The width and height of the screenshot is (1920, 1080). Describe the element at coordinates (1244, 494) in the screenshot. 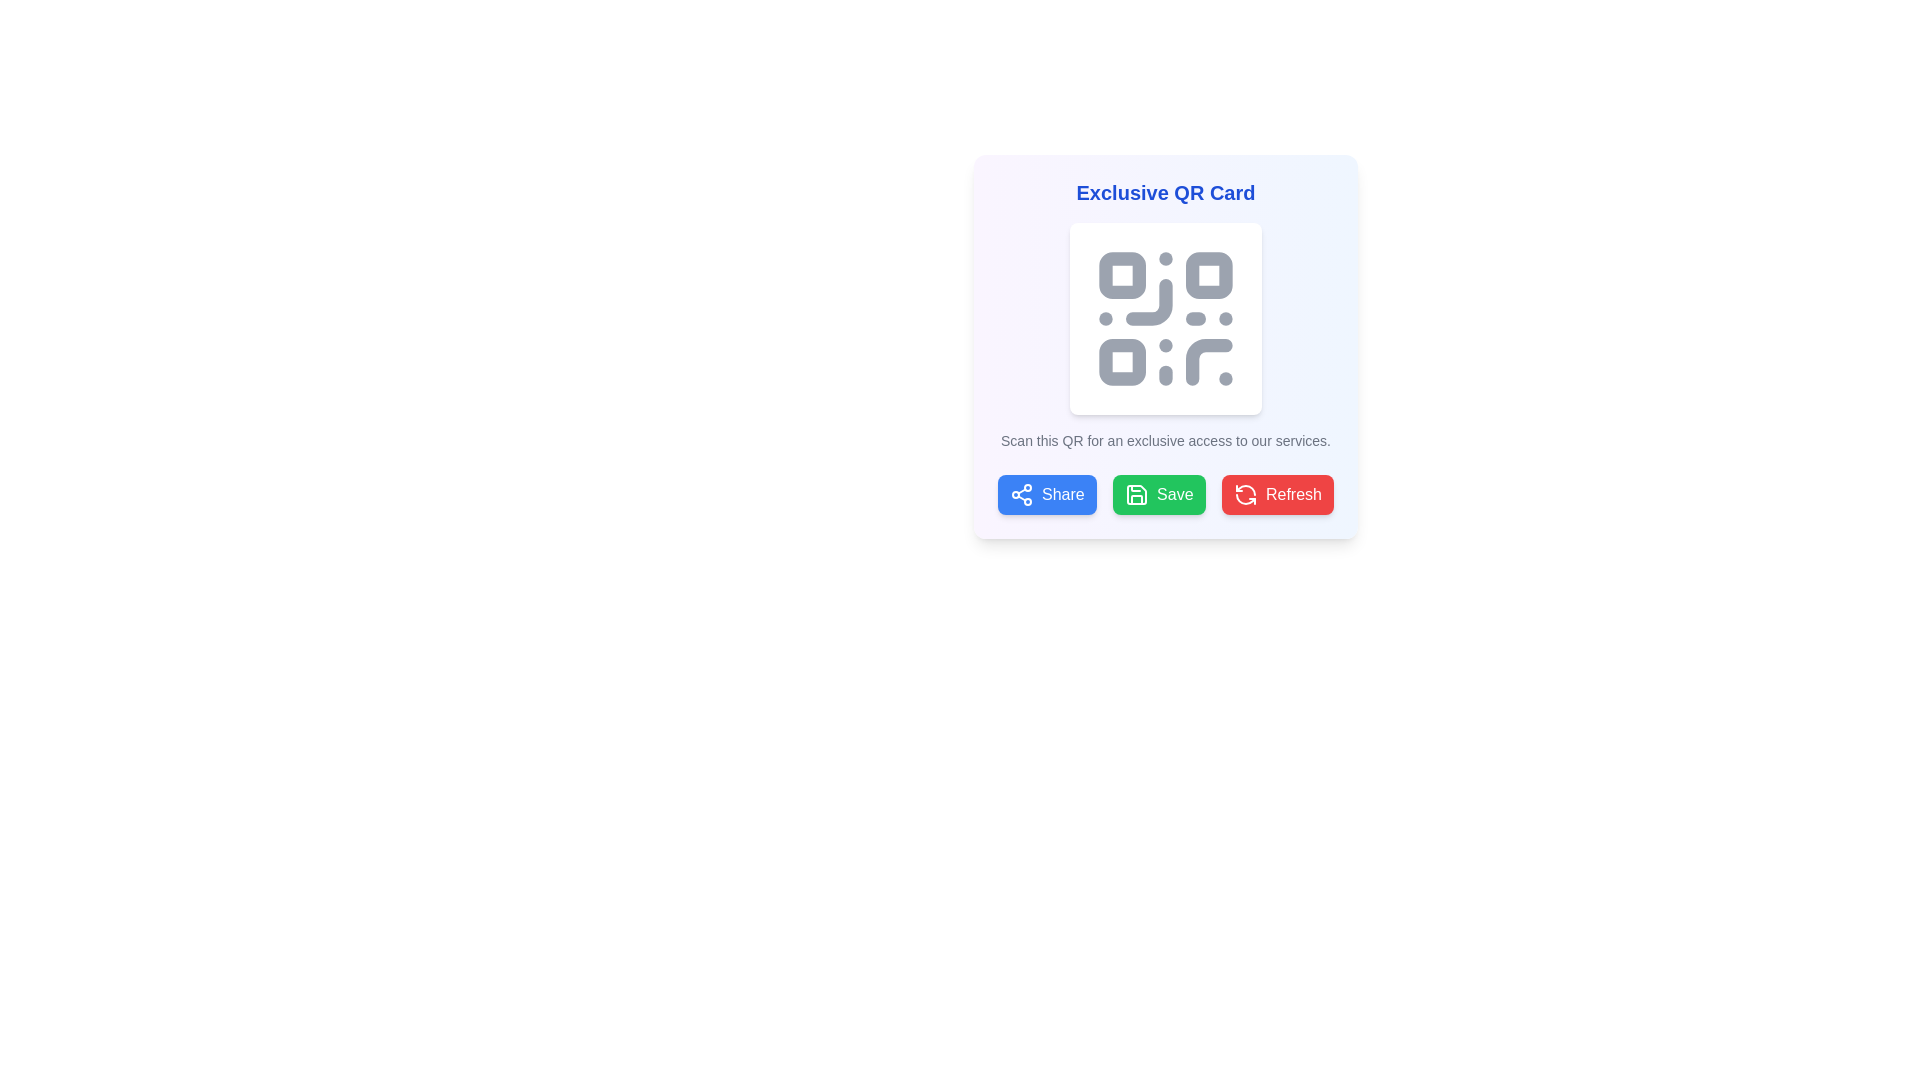

I see `the refresh icon, which is a circular arrow styled element located within the red 'Refresh' button in the bottom-right corner of the interface` at that location.